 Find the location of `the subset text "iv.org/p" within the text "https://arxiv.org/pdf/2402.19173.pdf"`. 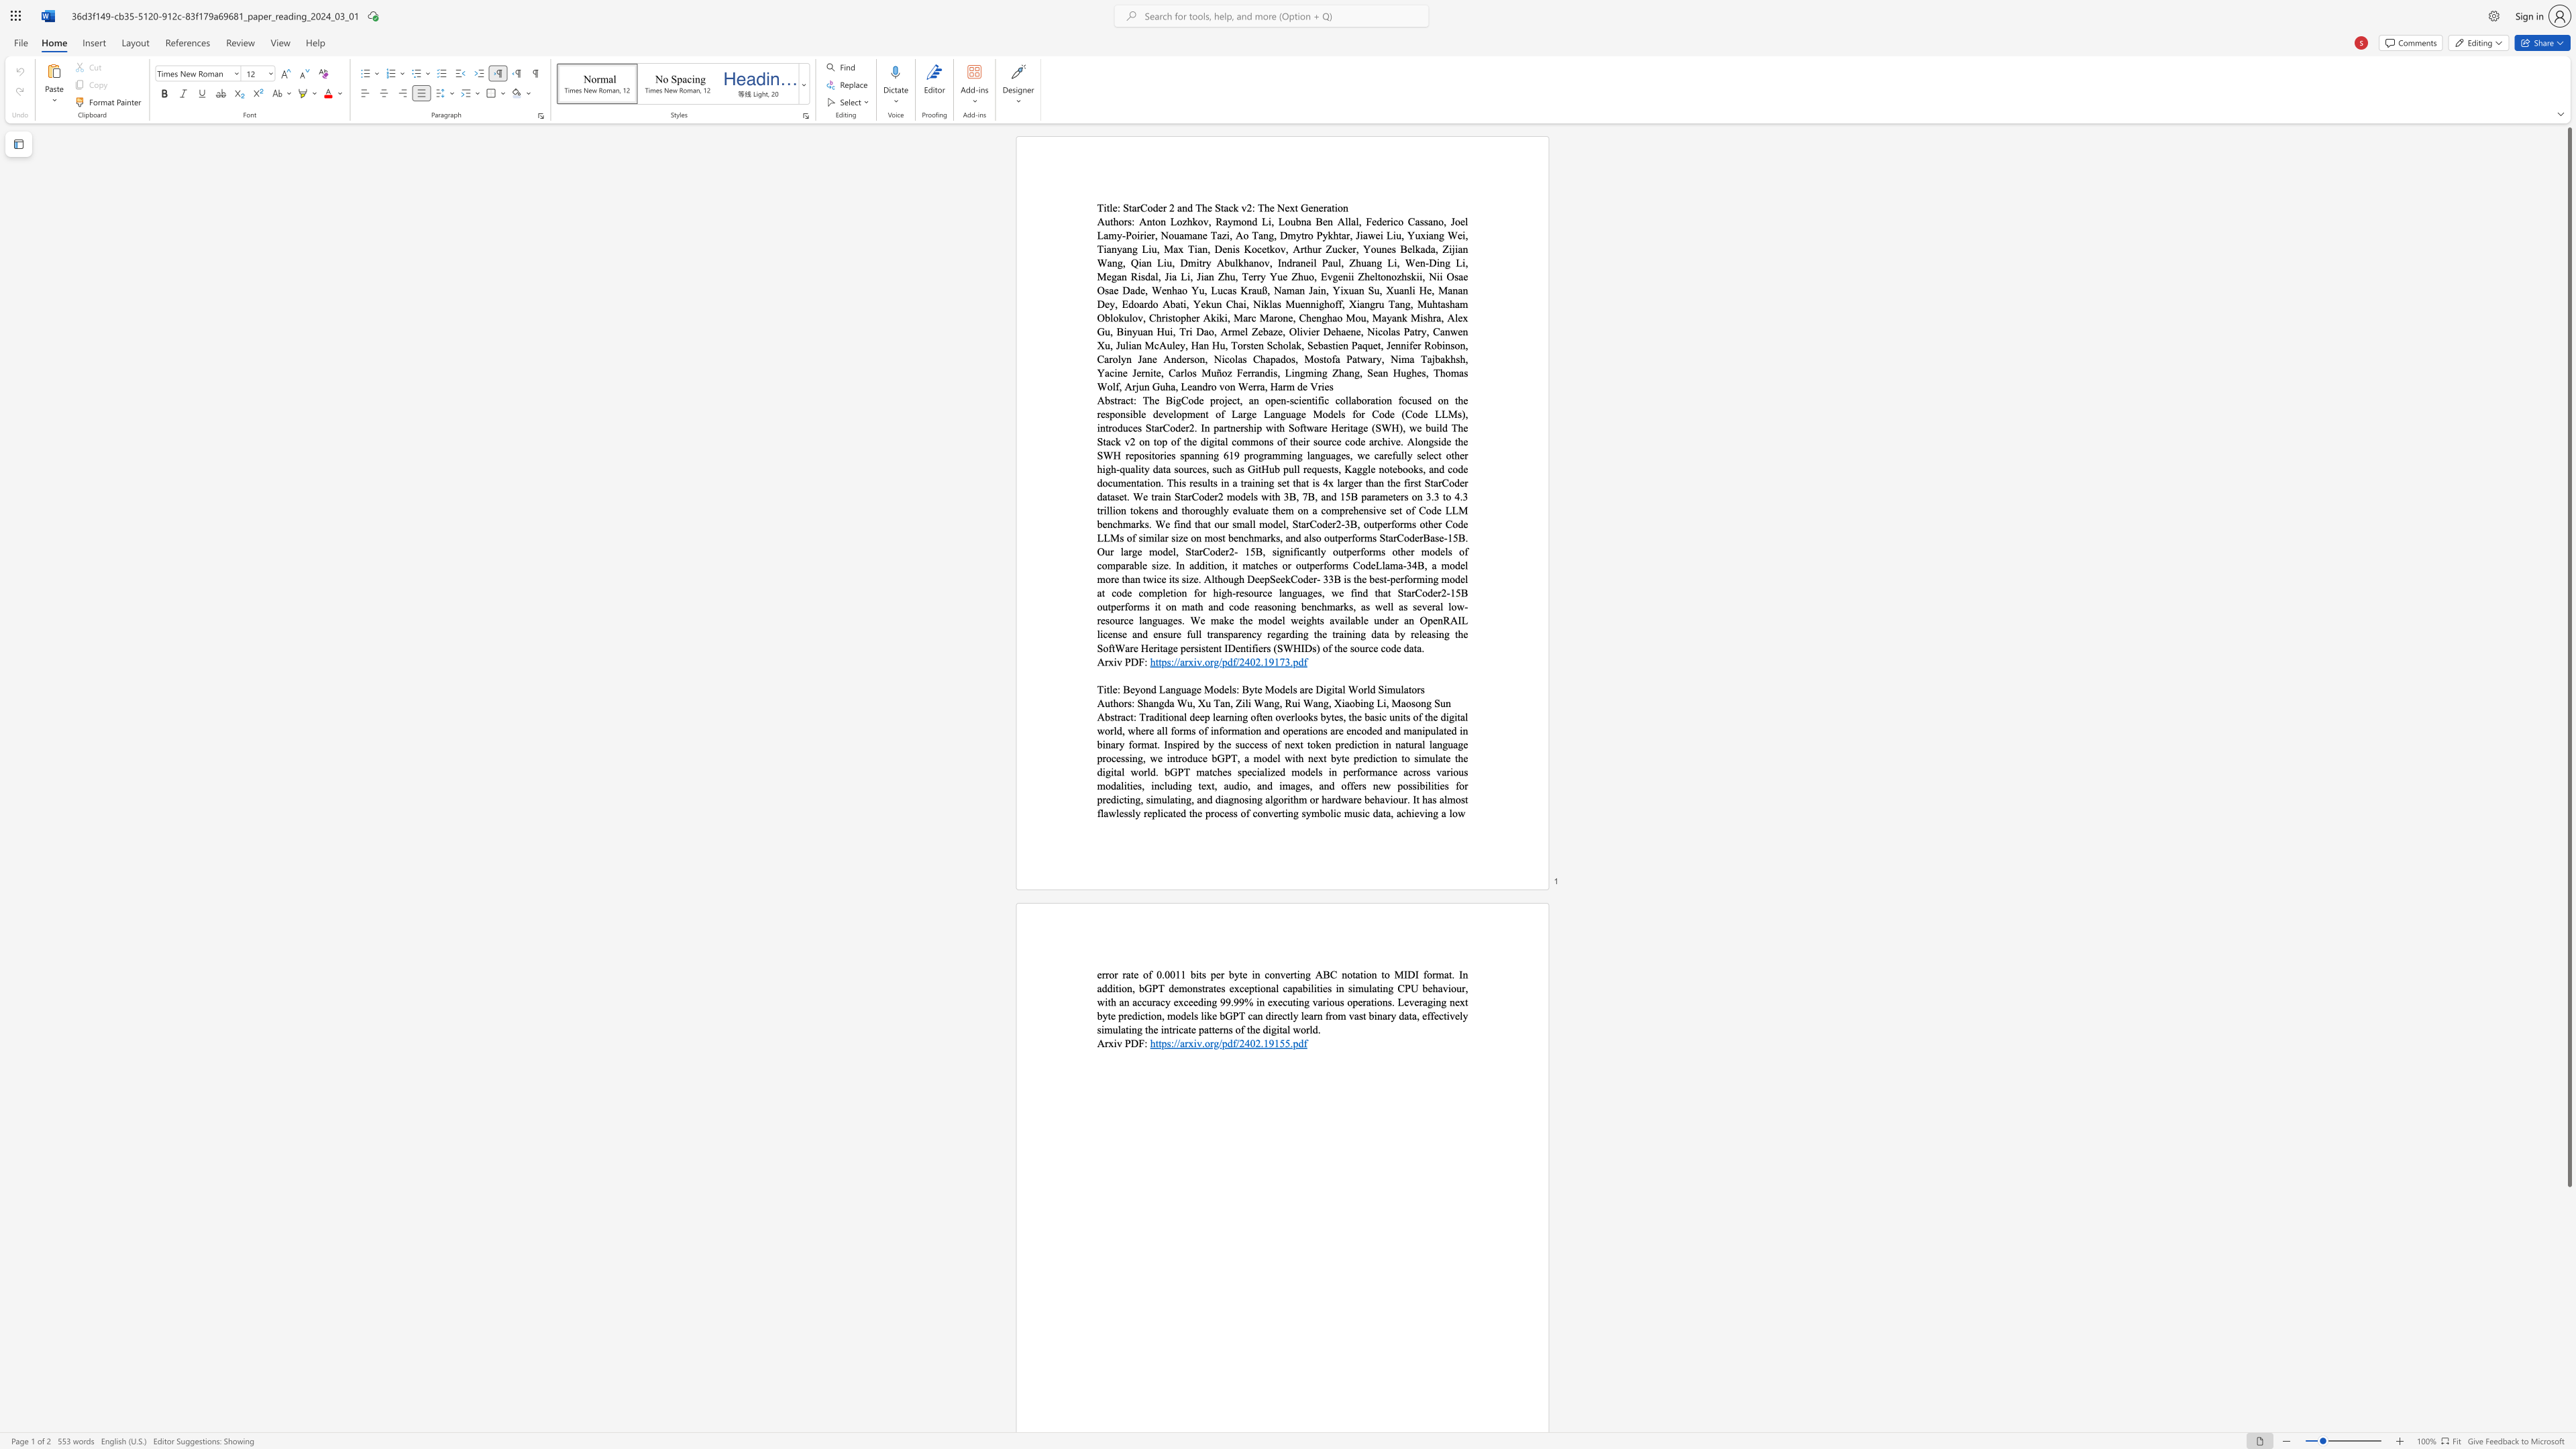

the subset text "iv.org/p" within the text "https://arxiv.org/pdf/2402.19173.pdf" is located at coordinates (1193, 661).